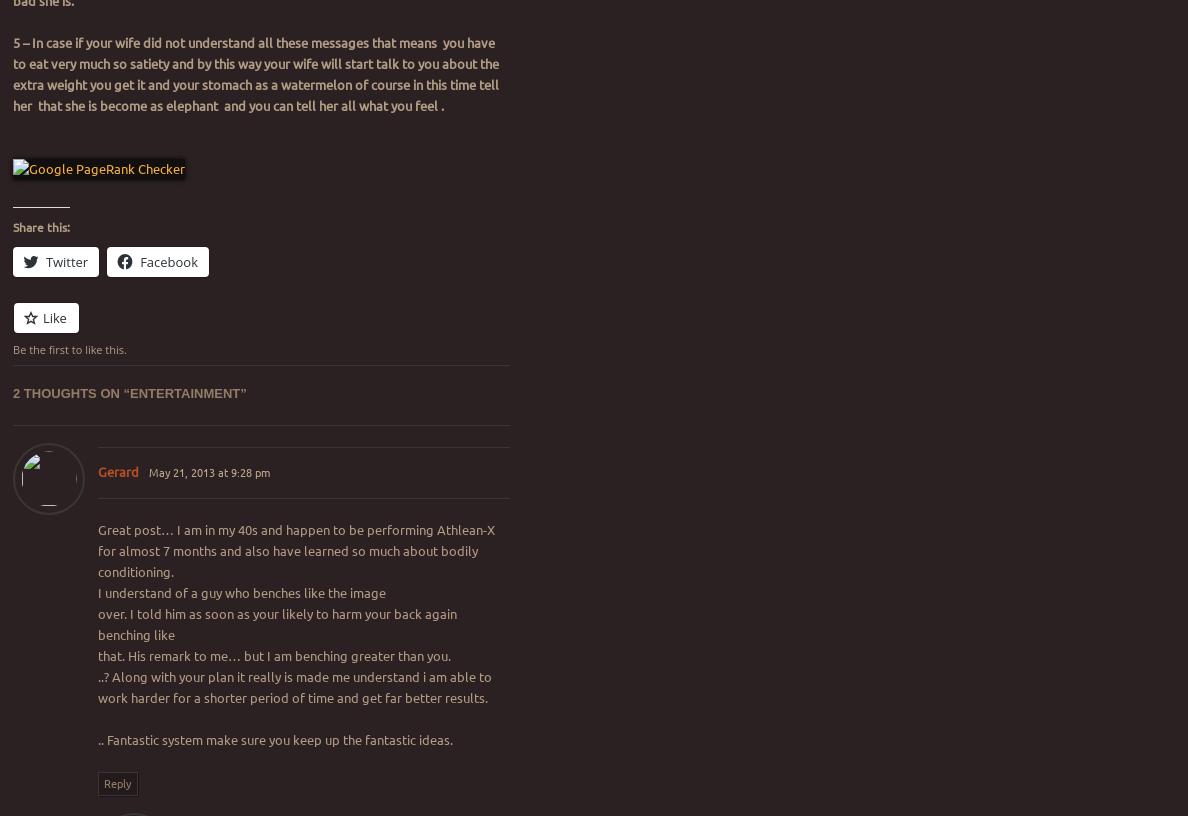 This screenshot has height=816, width=1188. Describe the element at coordinates (116, 781) in the screenshot. I see `'Reply'` at that location.